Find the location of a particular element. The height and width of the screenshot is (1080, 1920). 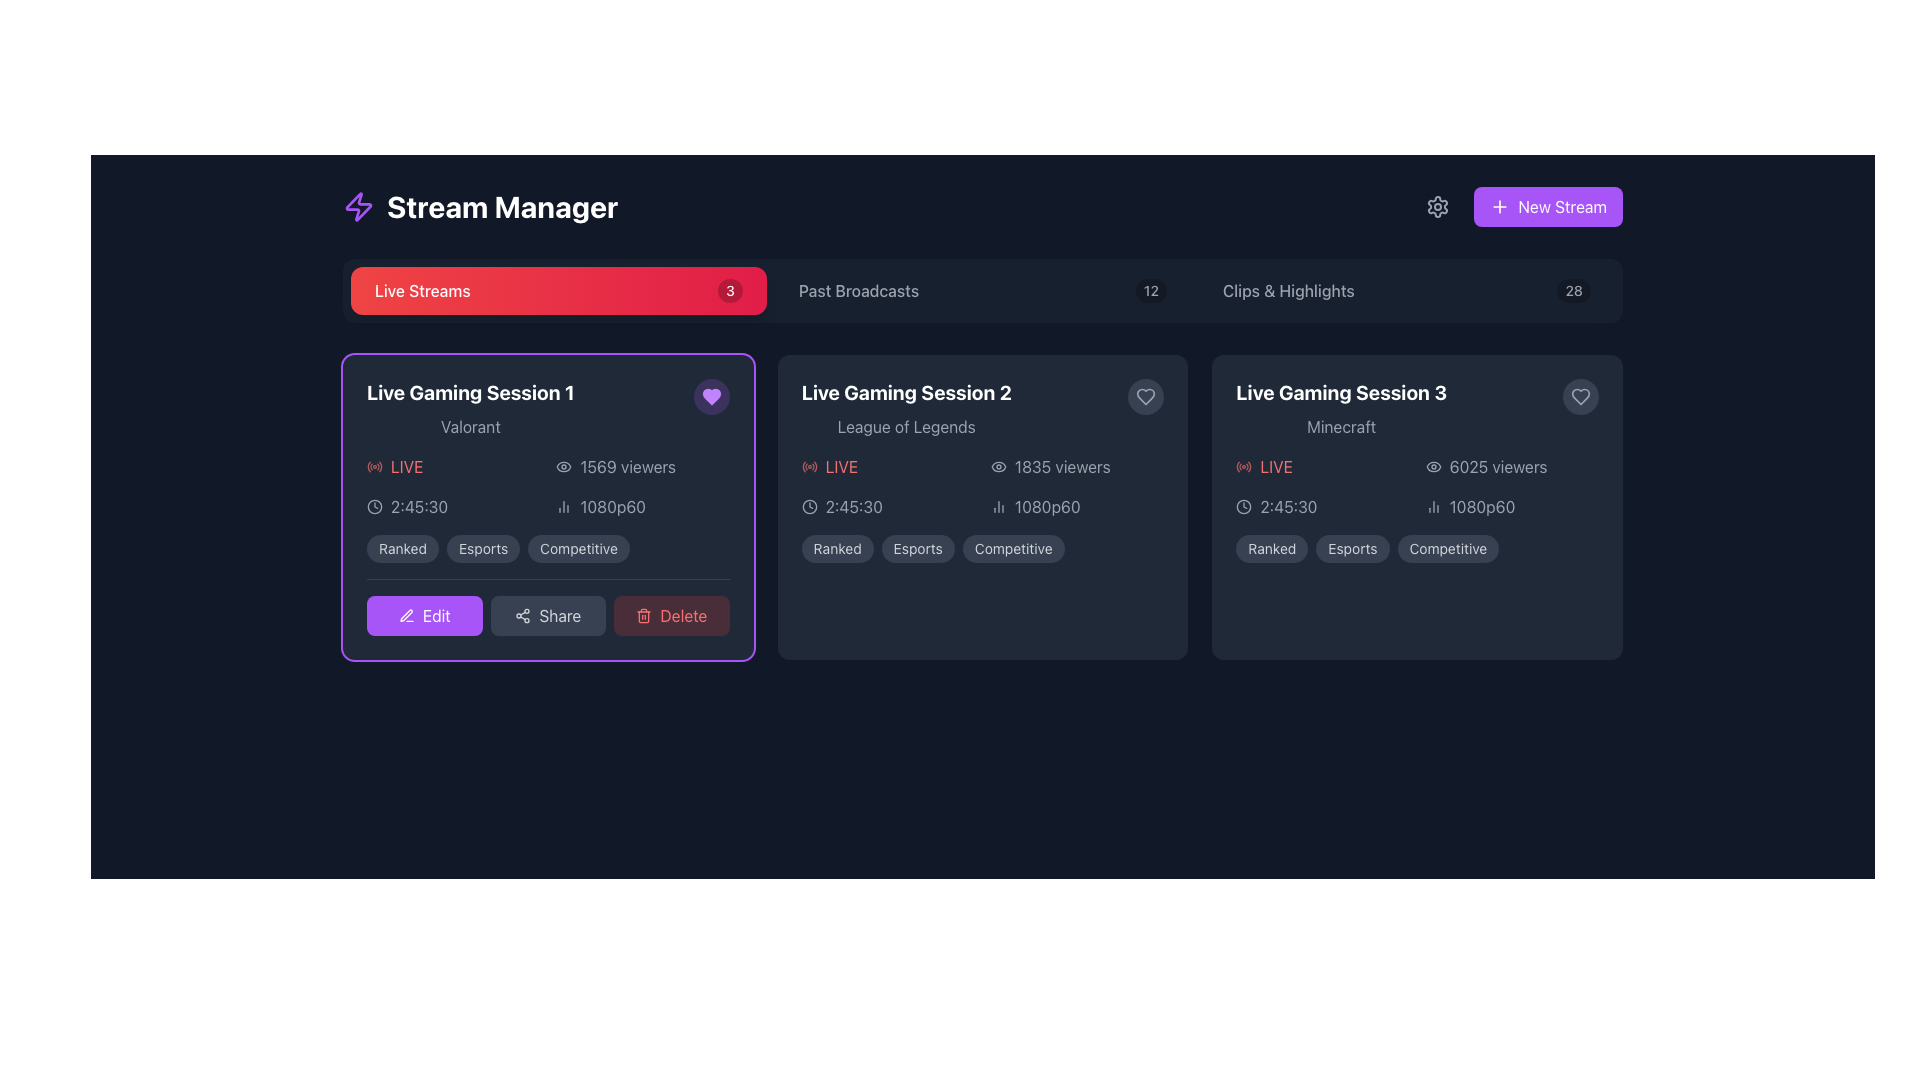

the timestamp text label element displaying '2:45:30', which is located above the video resolution text in the 'Live Gaming Session 3' section is located at coordinates (1288, 505).